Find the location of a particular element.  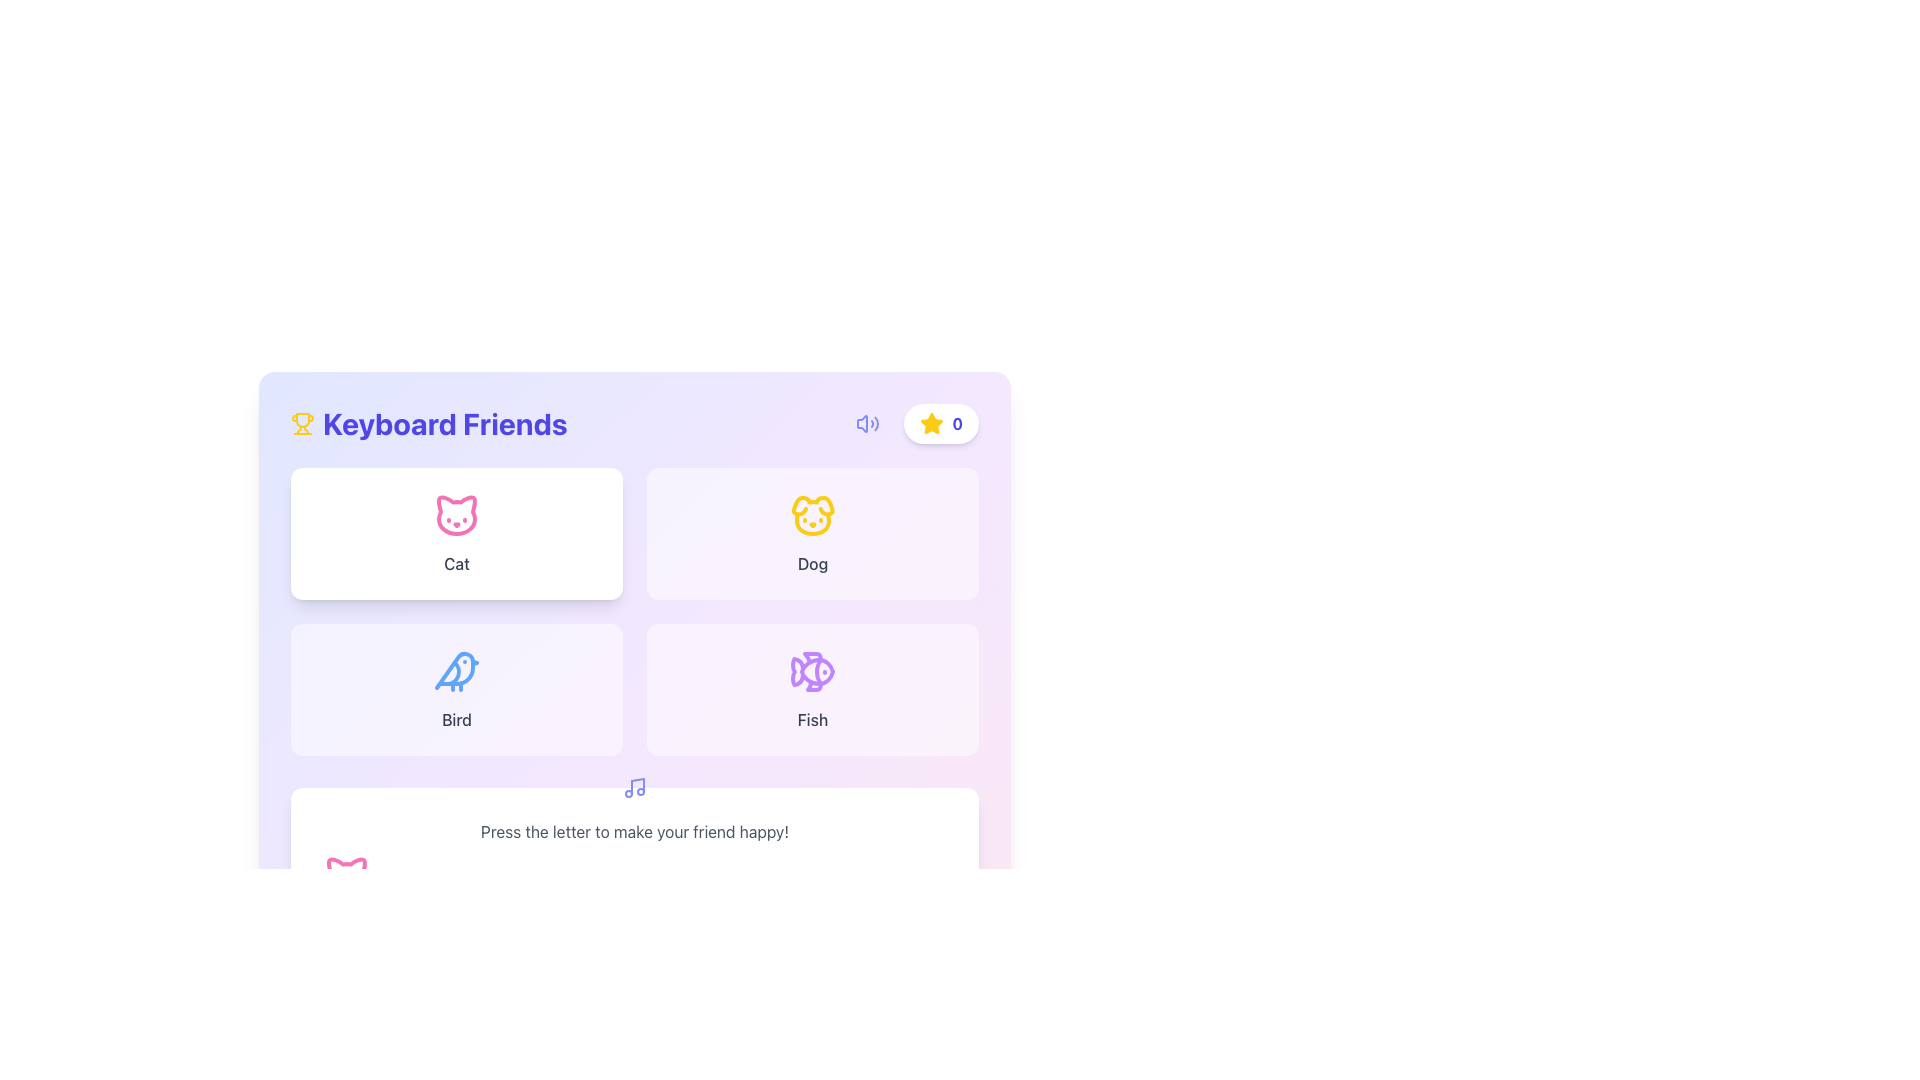

the text label displaying 'Fish' in gray color, located centrally below the fish icon in the bottom-right card of the grid layout is located at coordinates (812, 720).